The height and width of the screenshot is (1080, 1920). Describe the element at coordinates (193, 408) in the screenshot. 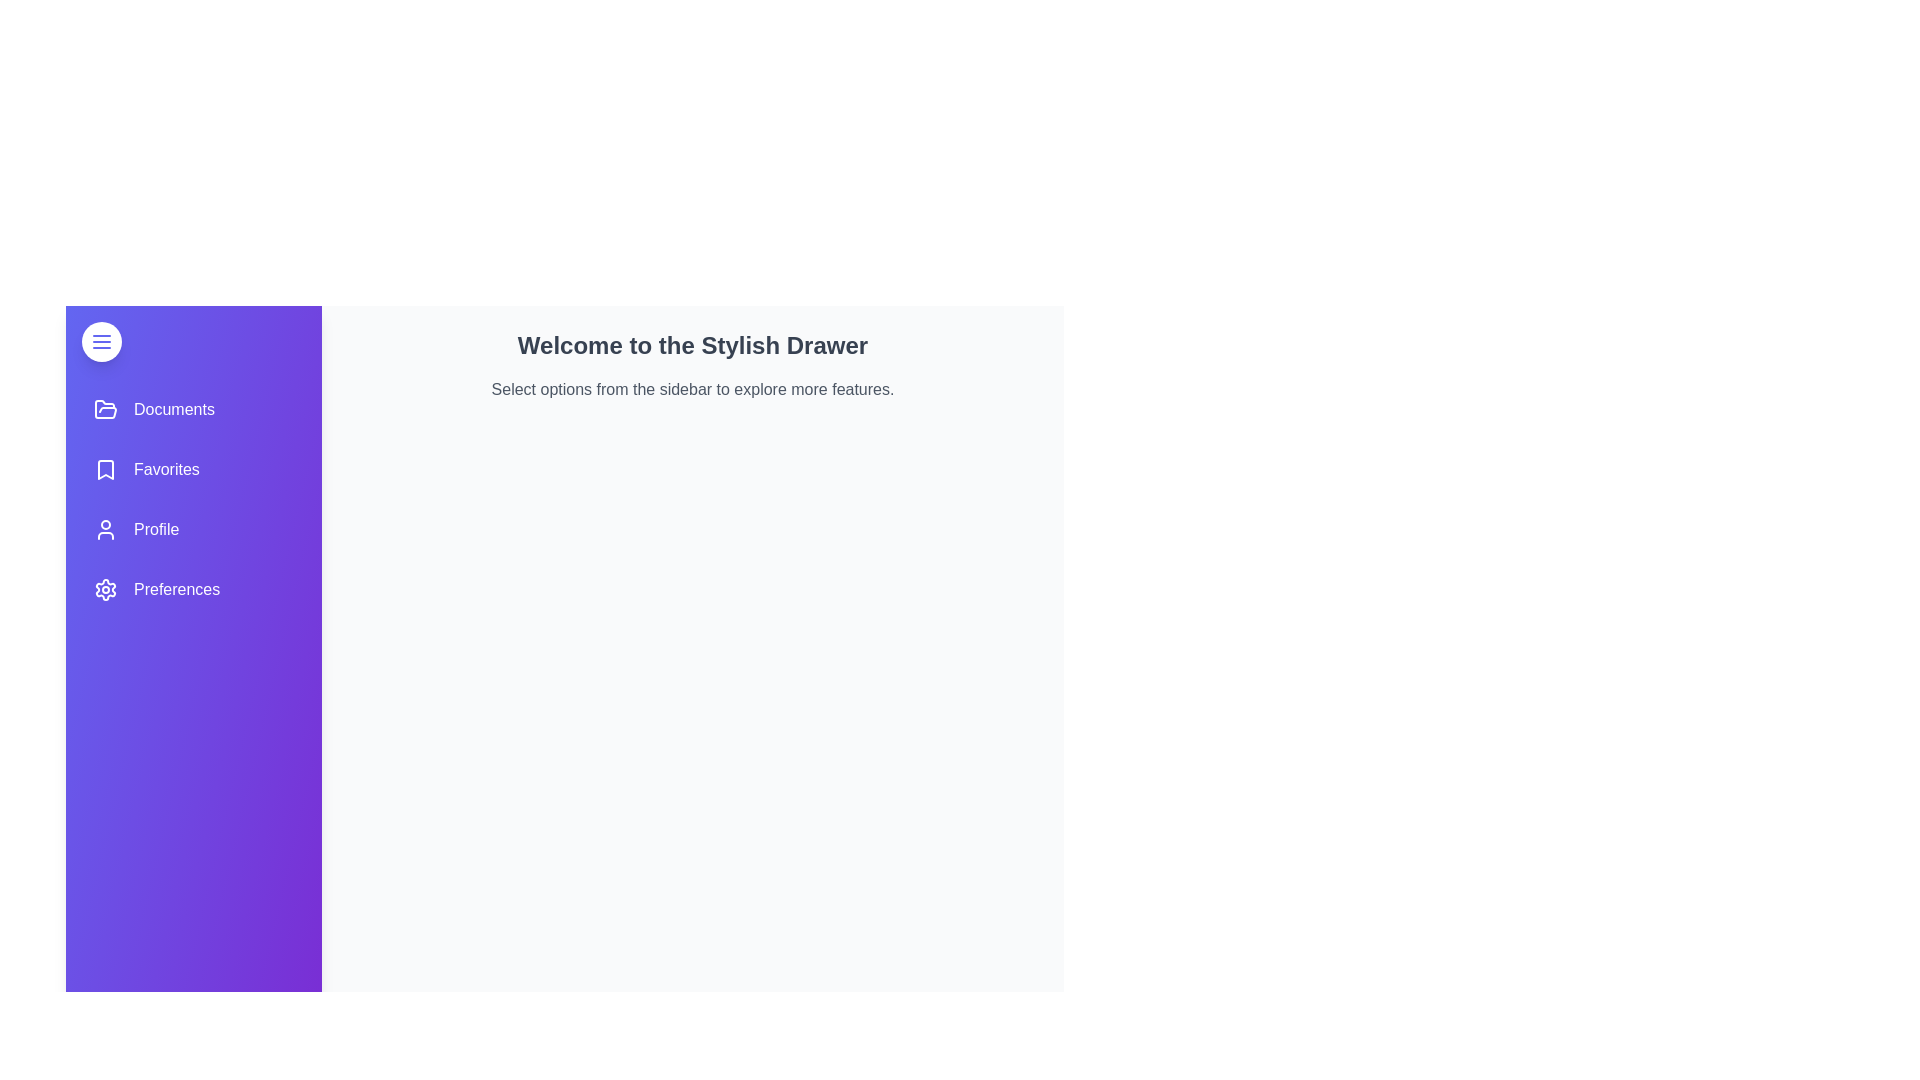

I see `the menu item Documents to observe its hover effect` at that location.